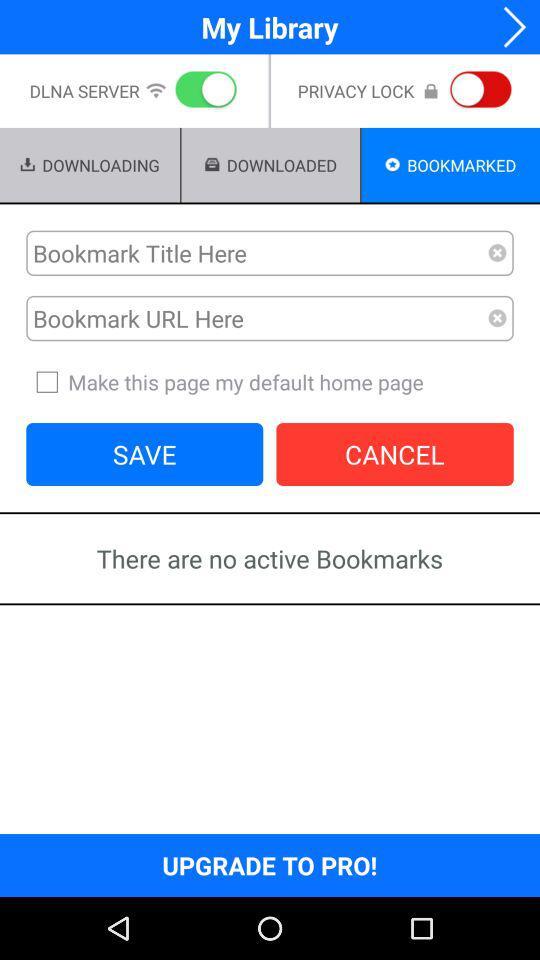 The width and height of the screenshot is (540, 960). Describe the element at coordinates (508, 26) in the screenshot. I see `the icon show to goto previous page` at that location.